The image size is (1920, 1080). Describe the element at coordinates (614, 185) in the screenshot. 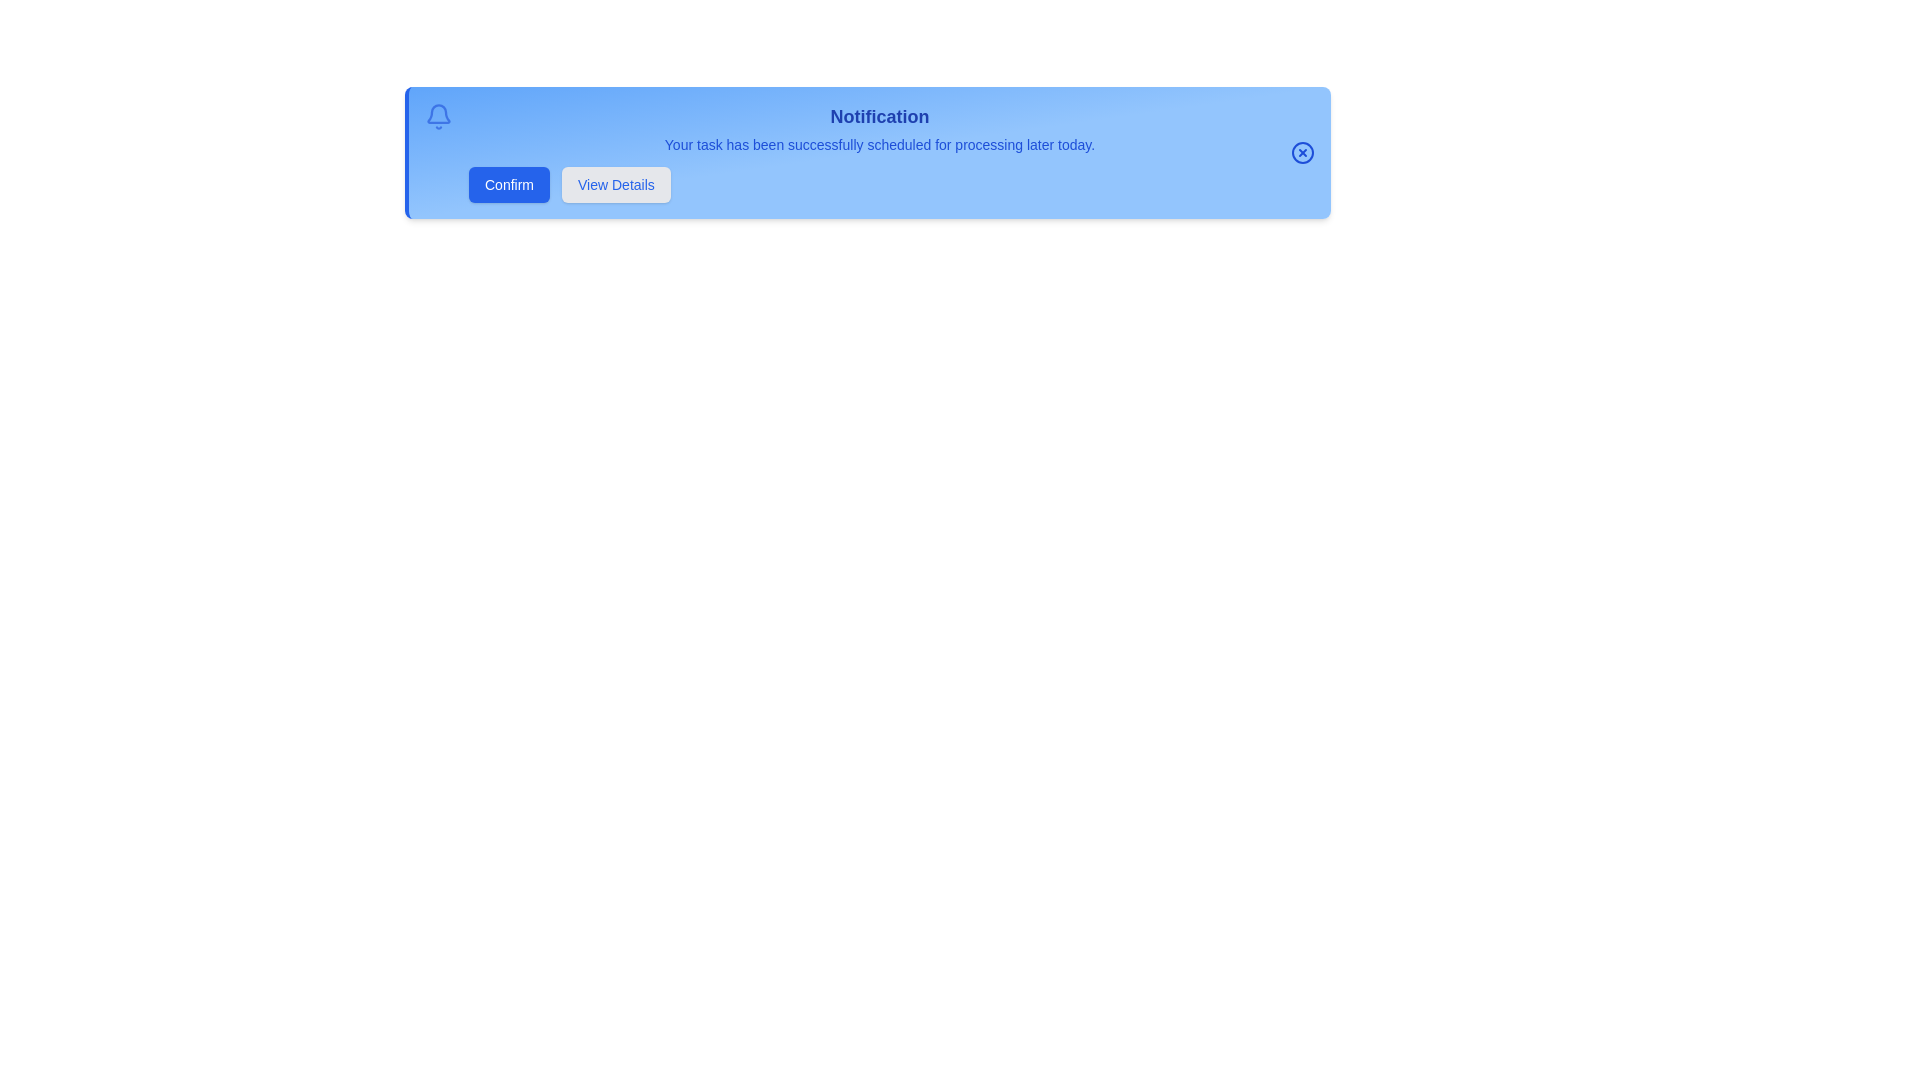

I see `the 'View Details' button to display more information about the task` at that location.